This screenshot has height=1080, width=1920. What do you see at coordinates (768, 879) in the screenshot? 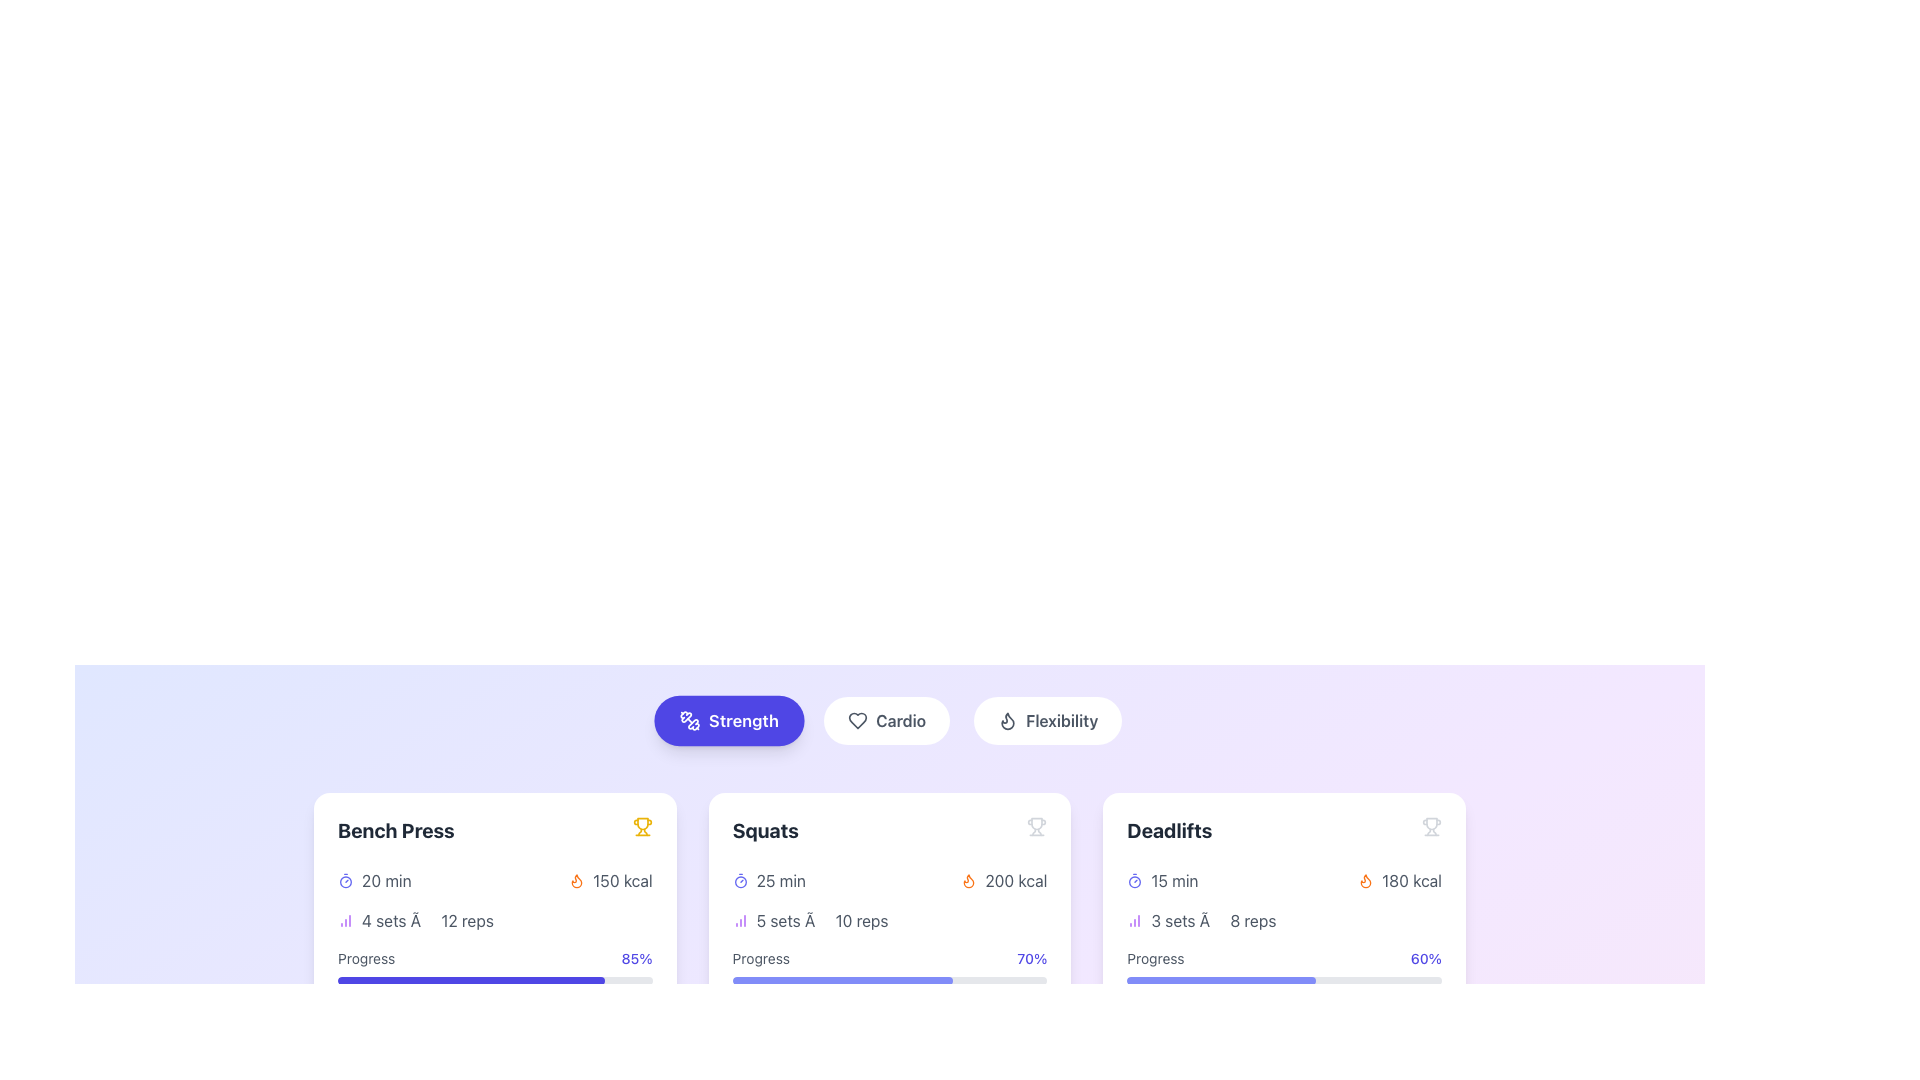
I see `the text label displaying '25 min' with a clock icon, located in the 'Squats' card, just below the title 'Squats'` at bounding box center [768, 879].